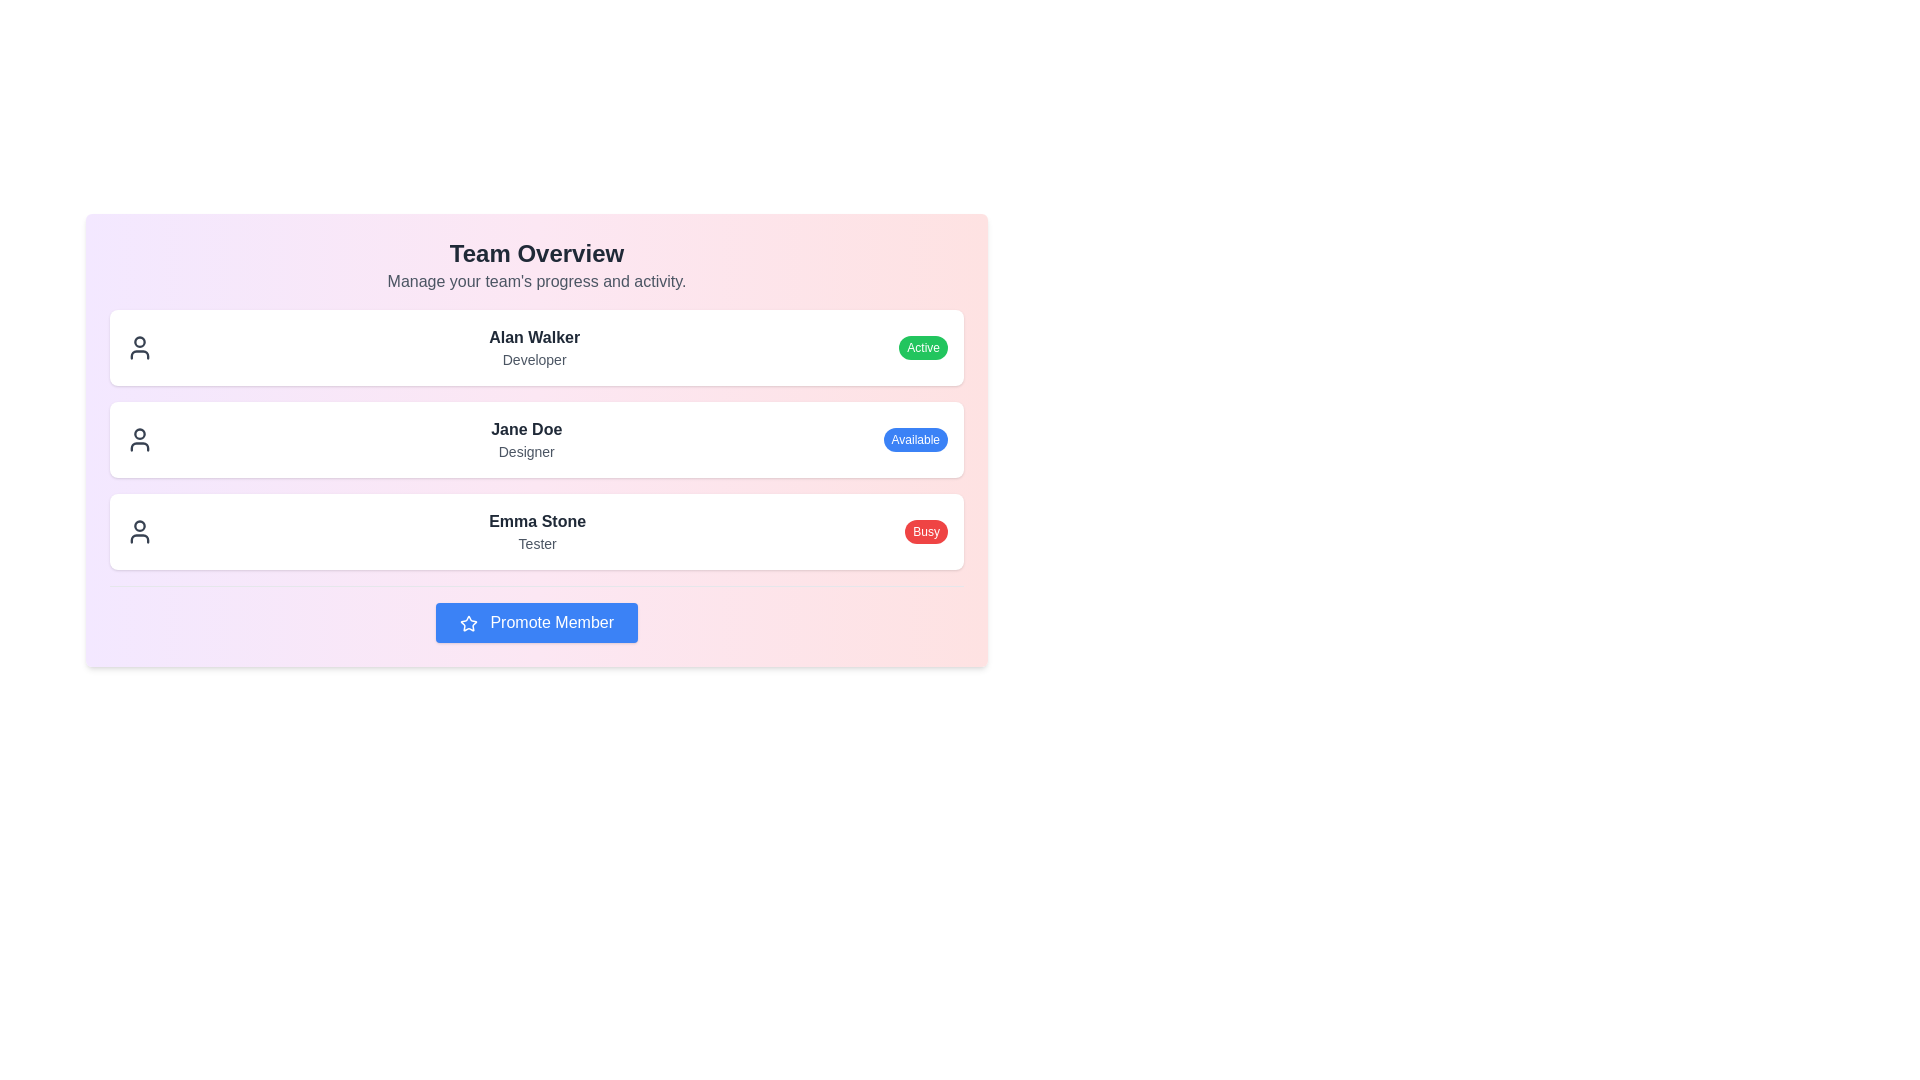  What do you see at coordinates (526, 451) in the screenshot?
I see `the text label 'Designer' which is styled in a small gray font located directly beneath 'Jane Doe' in the middle panel of the team members list` at bounding box center [526, 451].